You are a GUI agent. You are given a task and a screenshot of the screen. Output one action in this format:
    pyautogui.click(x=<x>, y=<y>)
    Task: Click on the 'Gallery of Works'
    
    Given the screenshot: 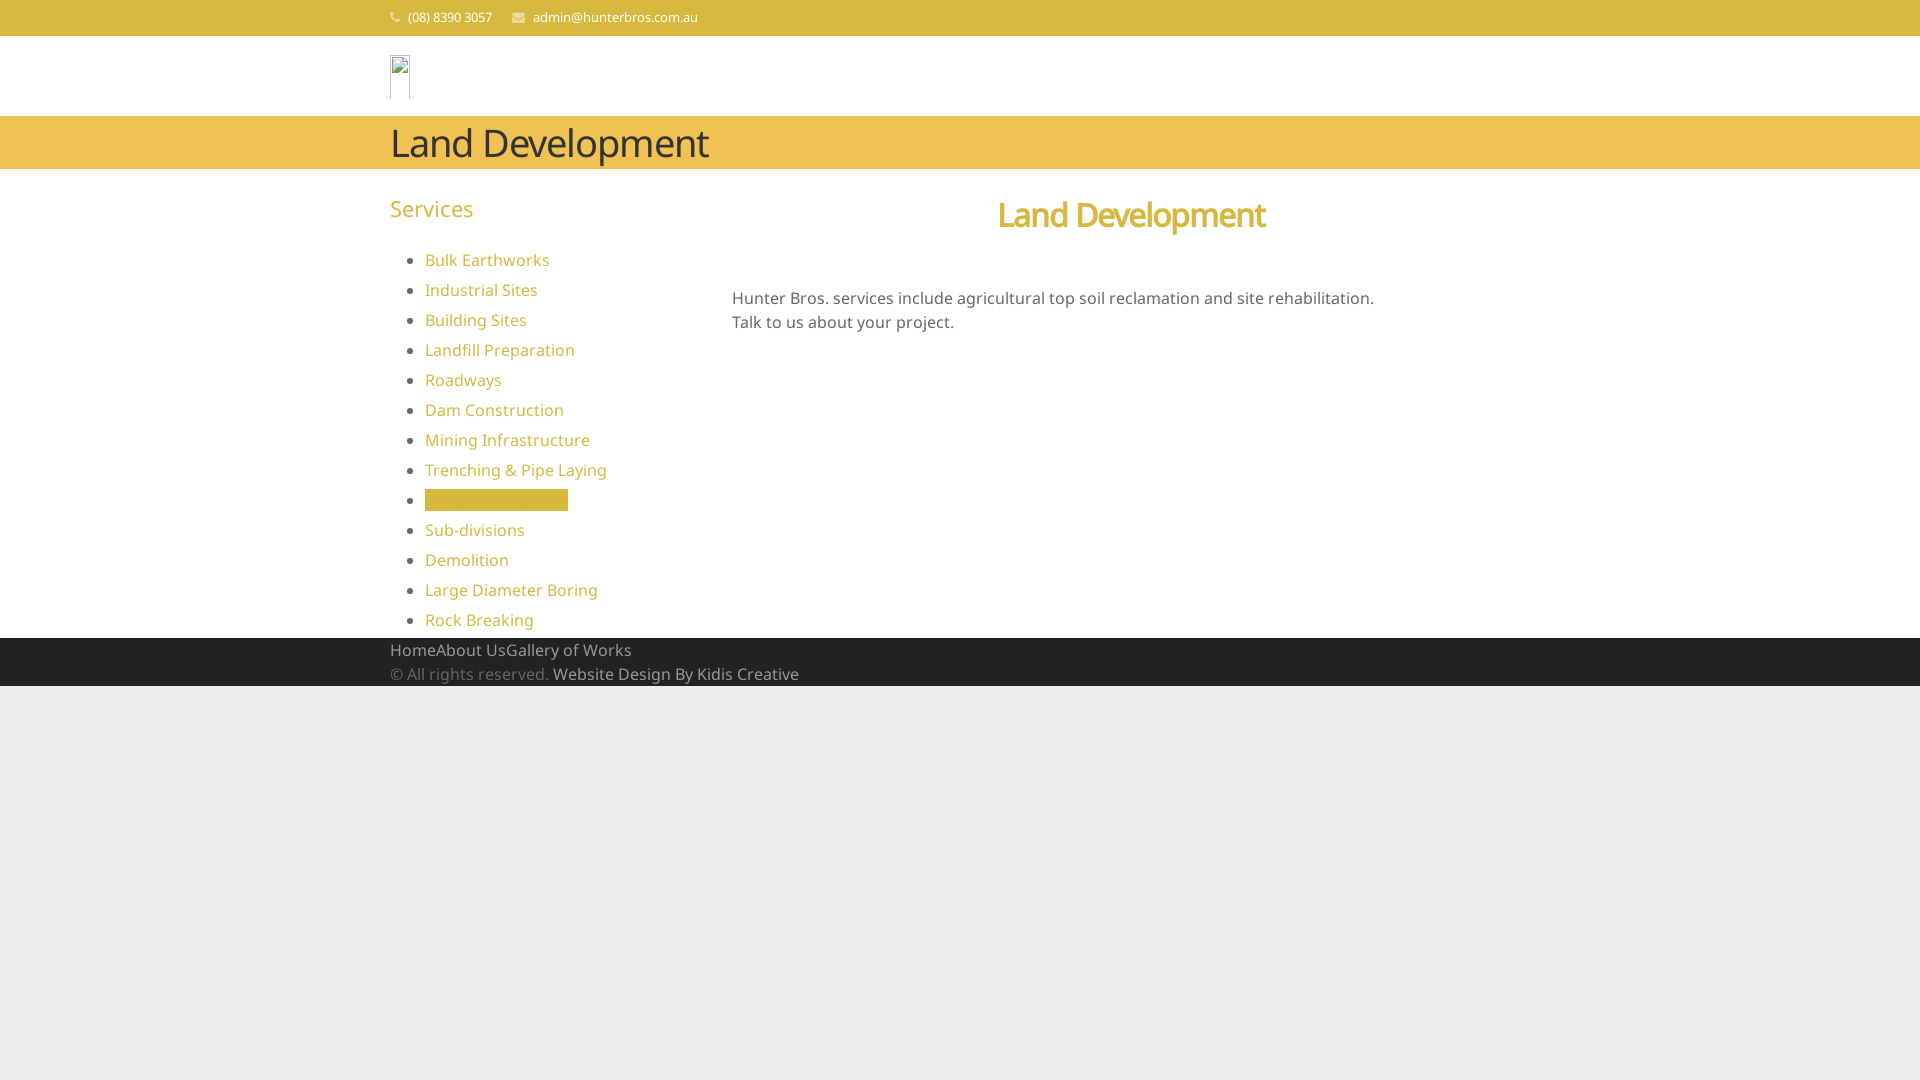 What is the action you would take?
    pyautogui.click(x=505, y=650)
    